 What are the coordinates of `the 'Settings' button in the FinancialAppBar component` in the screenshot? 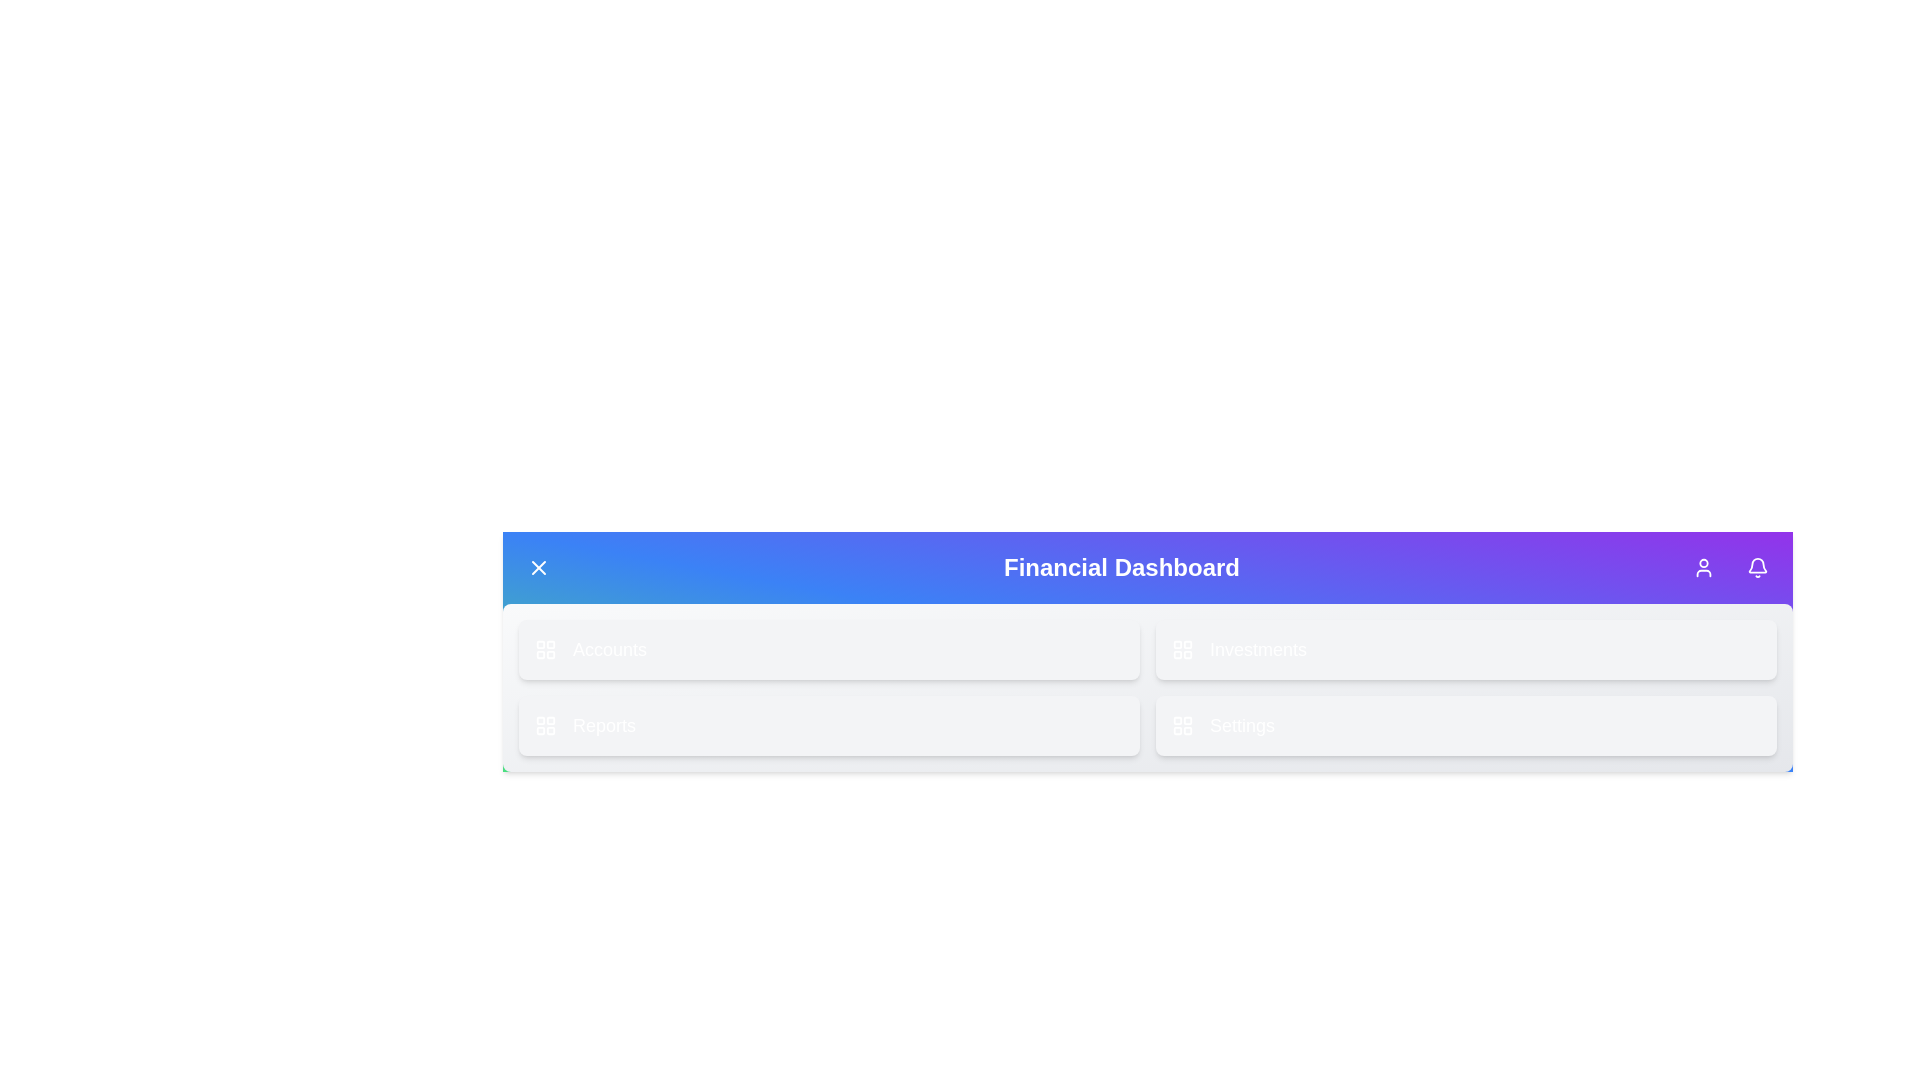 It's located at (1466, 725).